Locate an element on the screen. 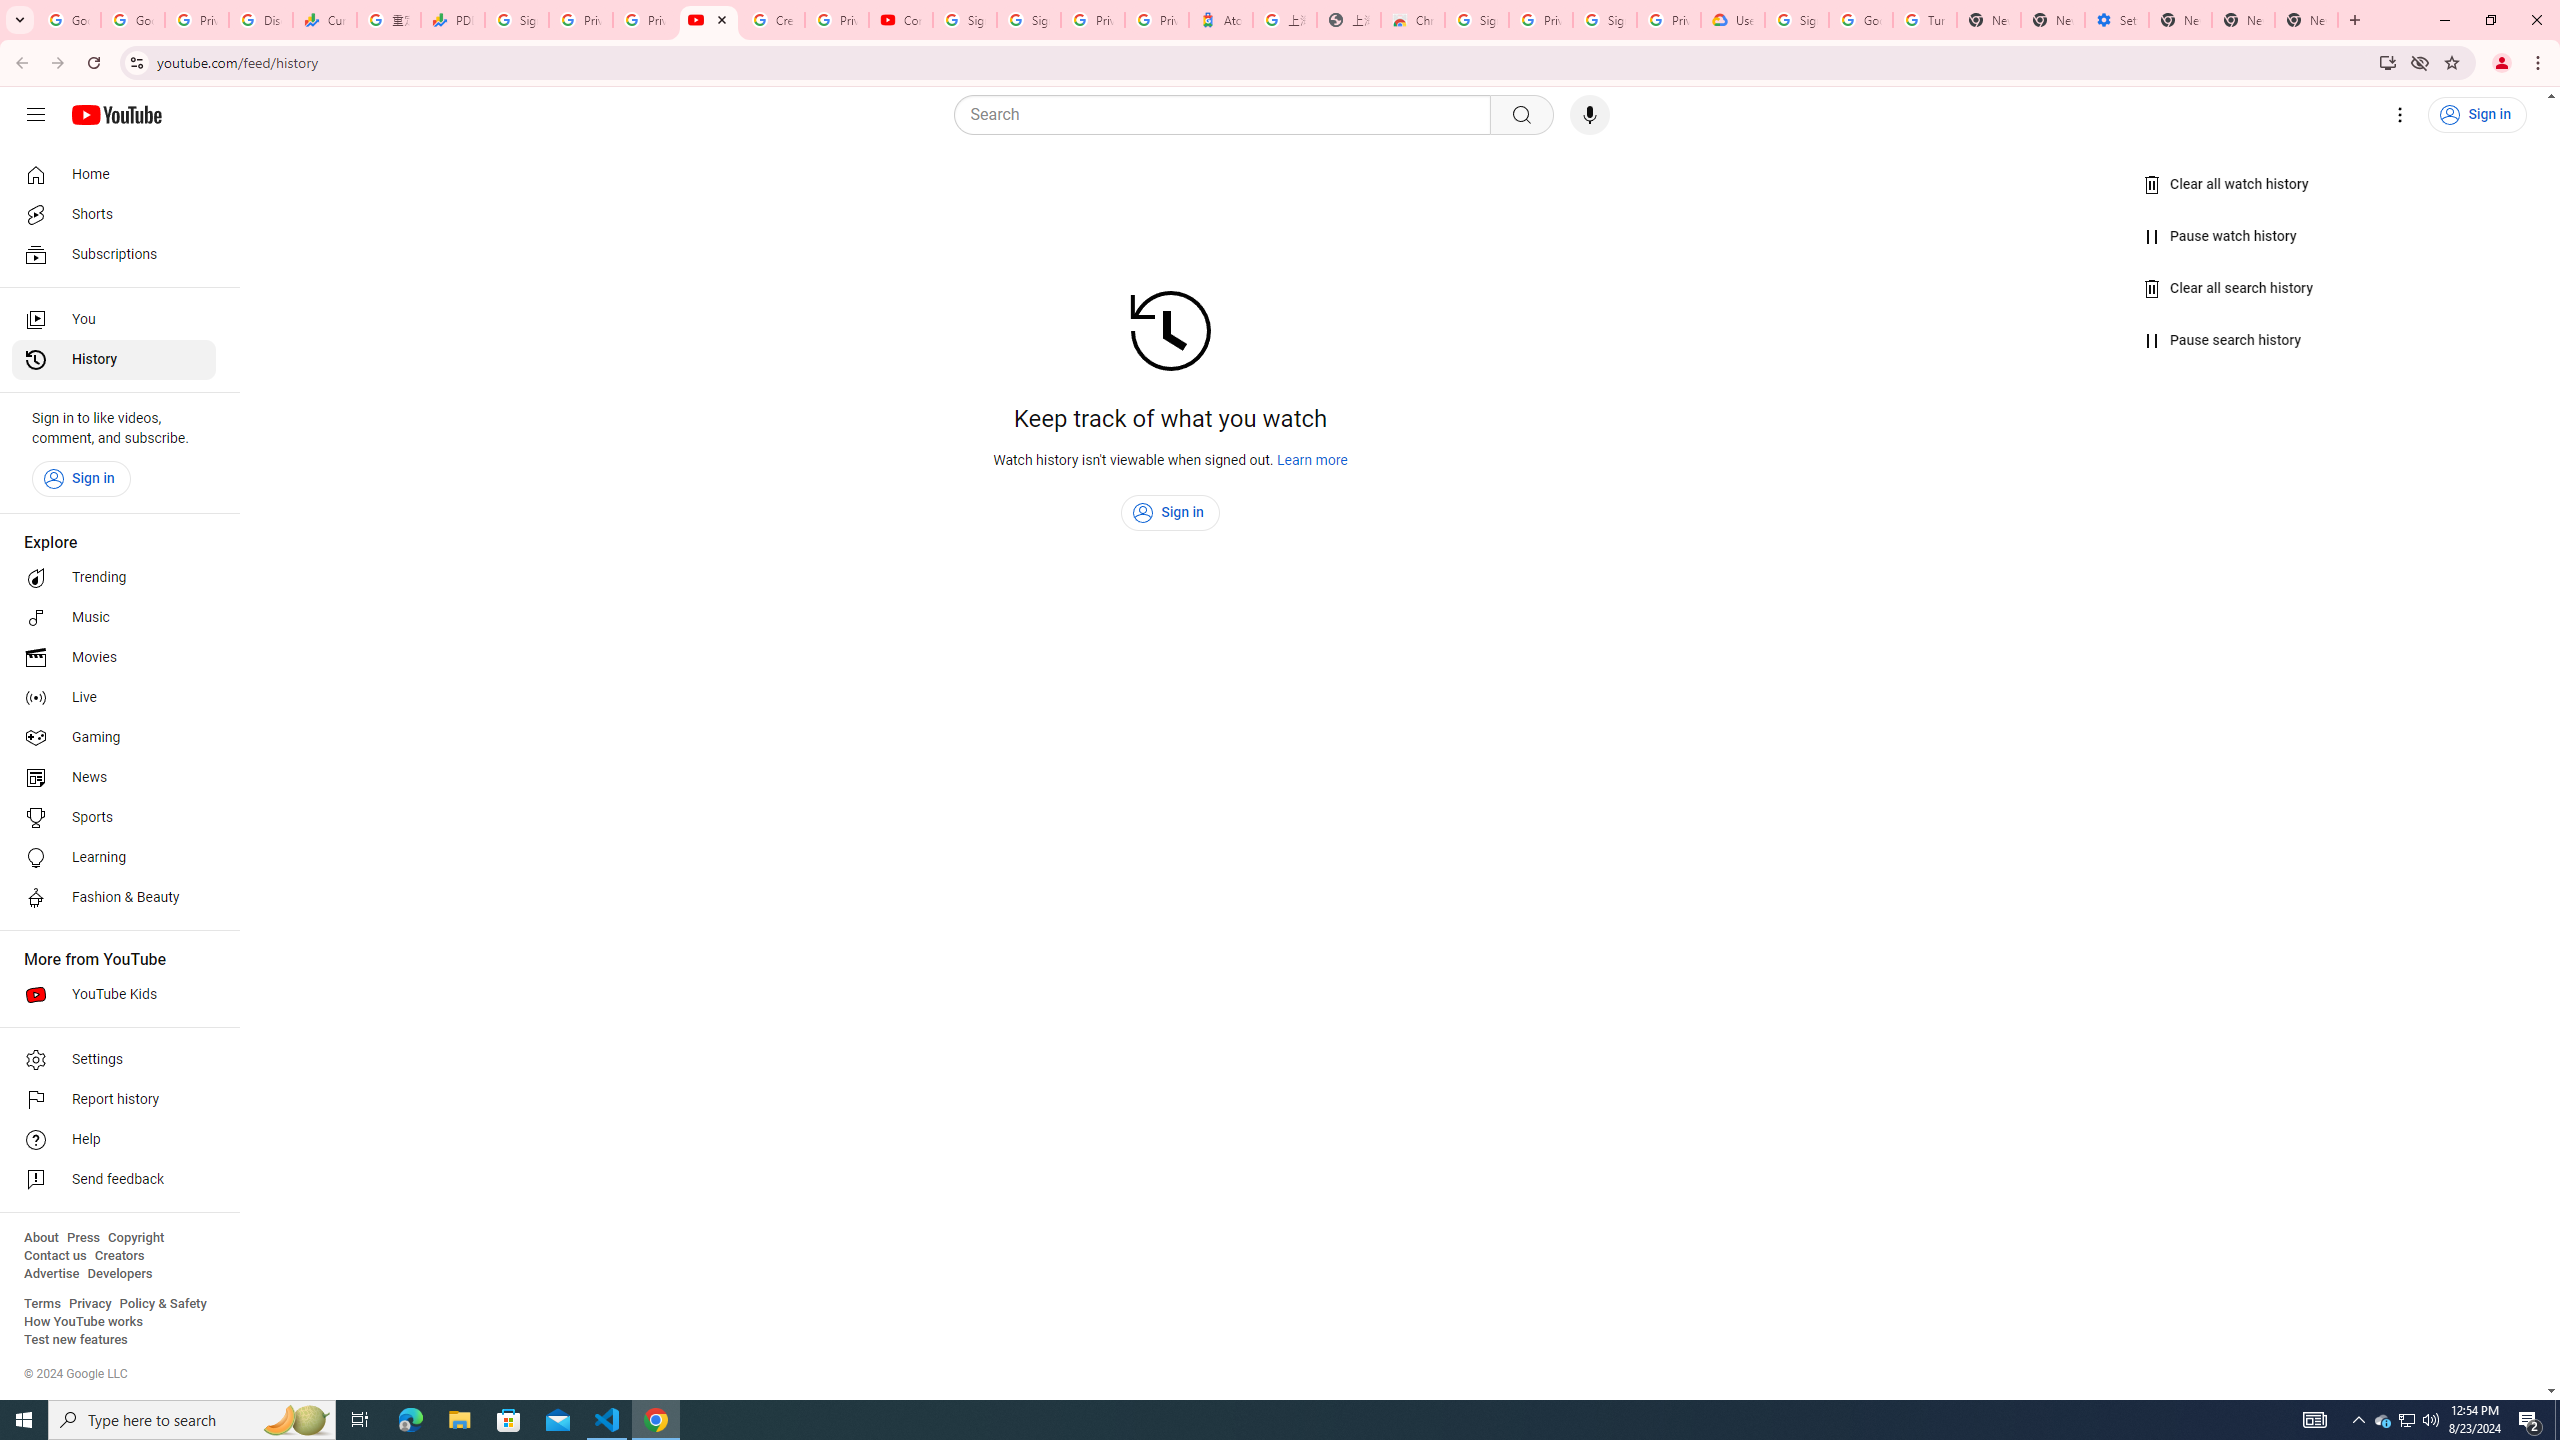 The image size is (2560, 1440). 'How YouTube works' is located at coordinates (82, 1321).